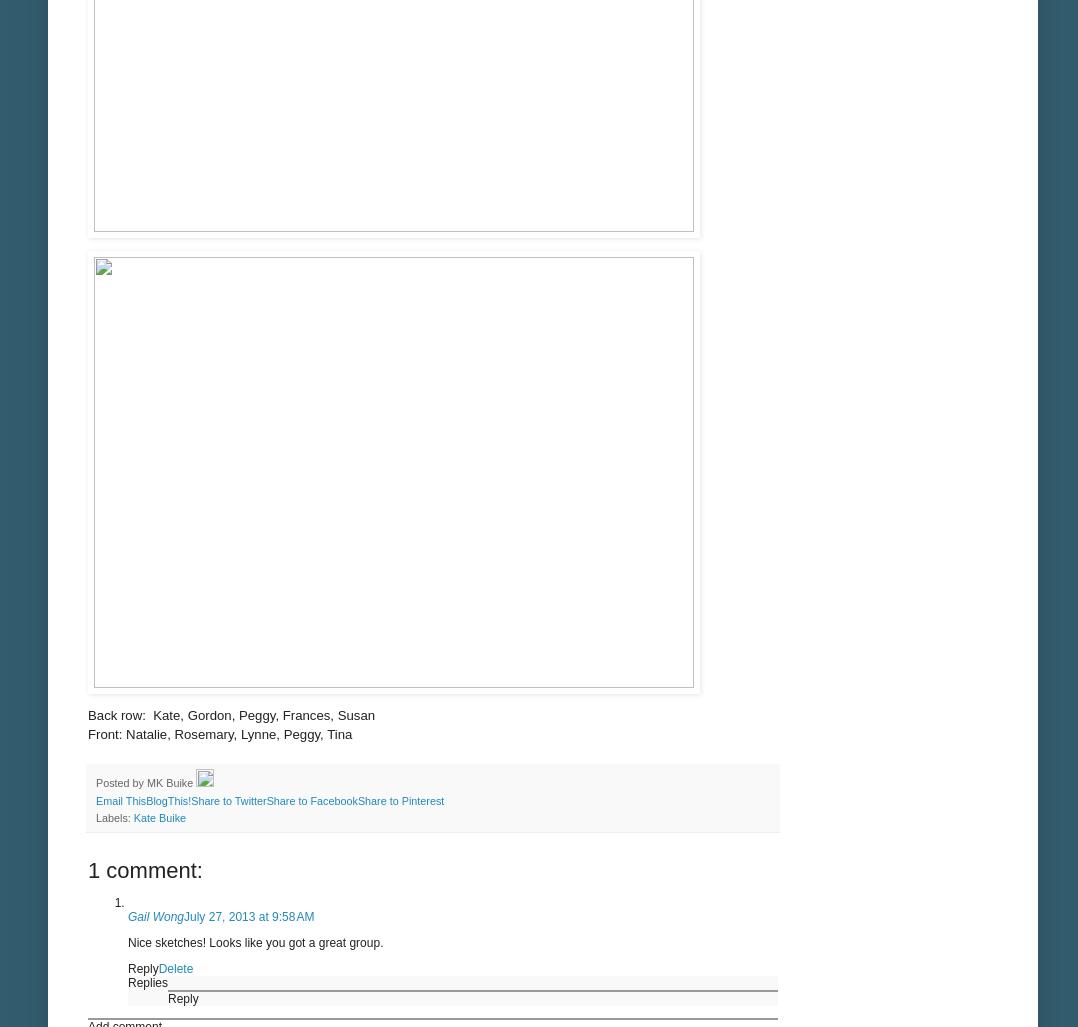 The width and height of the screenshot is (1078, 1027). I want to click on 'Front: Natalie, Rosemary, Lynne, Peggy, Tina', so click(220, 733).